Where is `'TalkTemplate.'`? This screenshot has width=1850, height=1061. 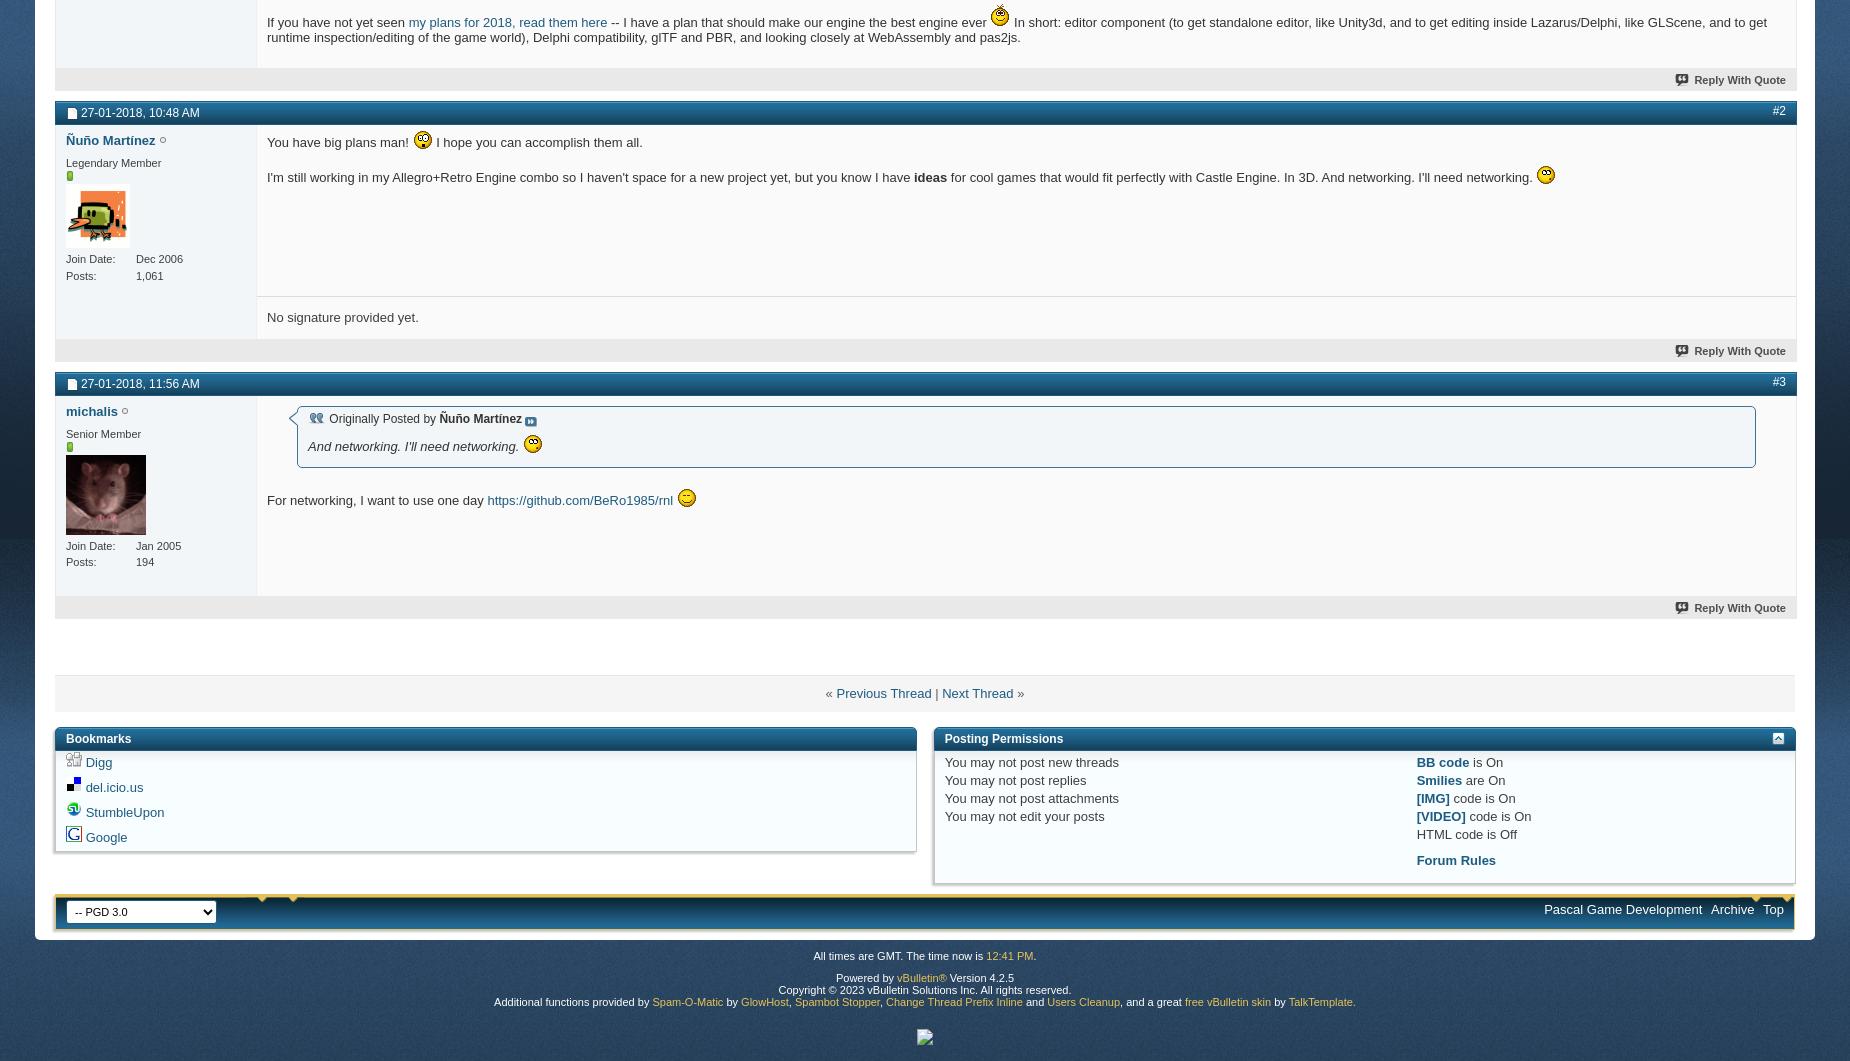
'TalkTemplate.' is located at coordinates (1320, 999).